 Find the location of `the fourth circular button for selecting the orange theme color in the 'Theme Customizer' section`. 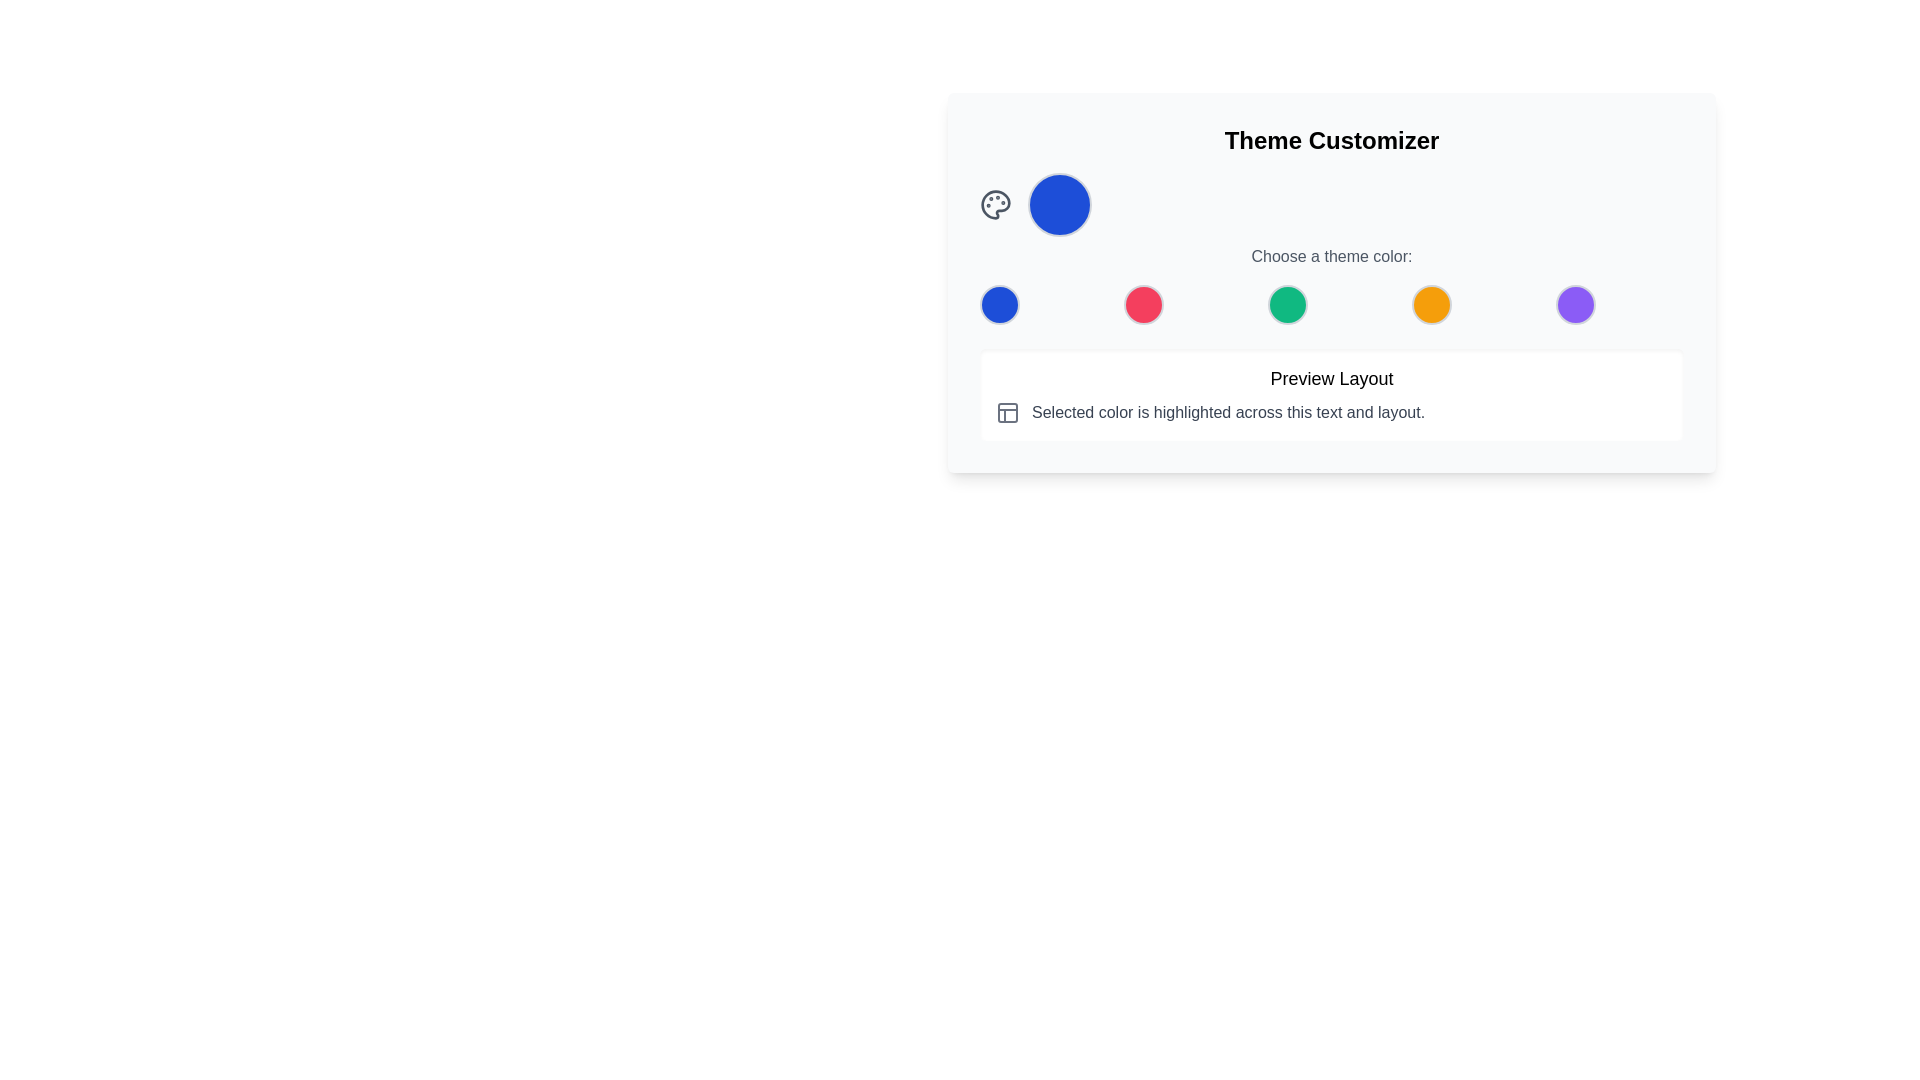

the fourth circular button for selecting the orange theme color in the 'Theme Customizer' section is located at coordinates (1430, 304).